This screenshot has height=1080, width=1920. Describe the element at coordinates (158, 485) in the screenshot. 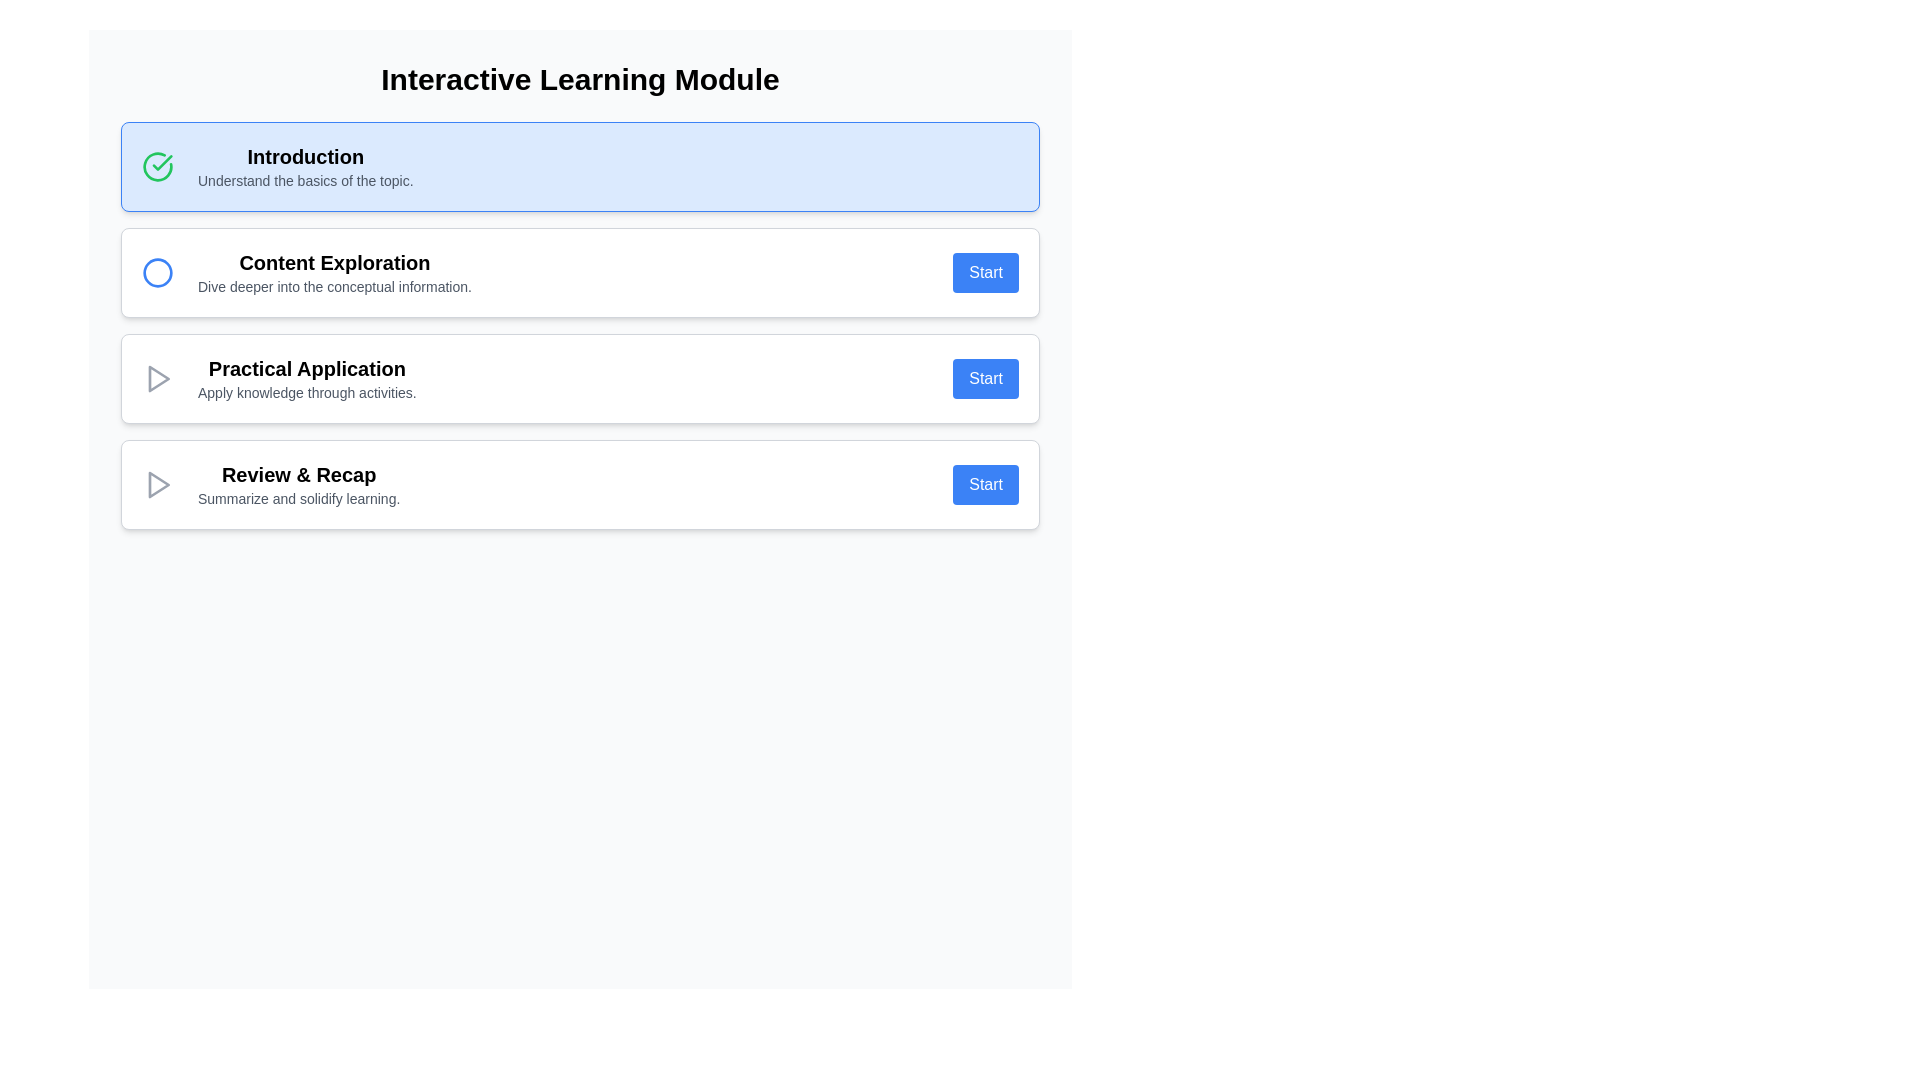

I see `the triangular play button icon located in the 'Review & Recap' section, which is the third icon from the top, to the left of its associated text label` at that location.